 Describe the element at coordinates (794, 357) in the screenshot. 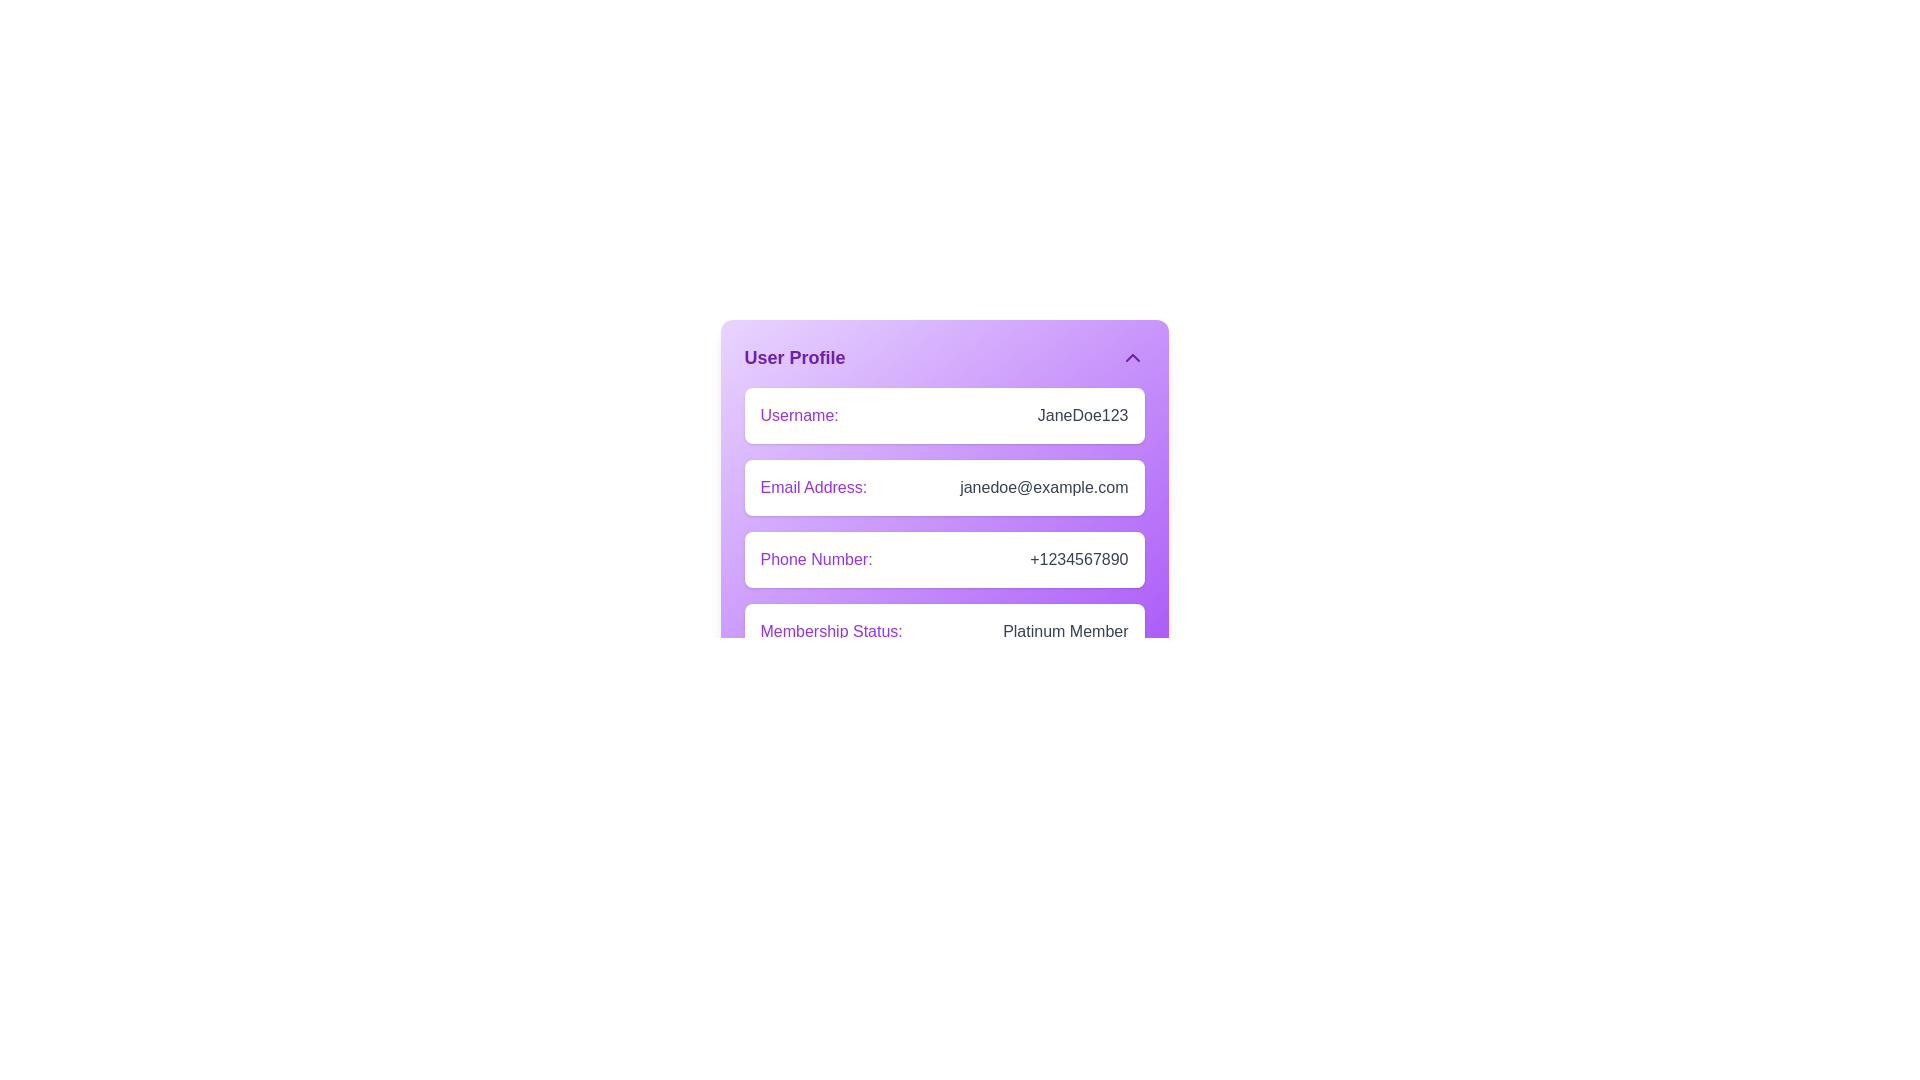

I see `text label that serves as the title or header for the user profile section, located at the top-left corner of the user profile card layout` at that location.